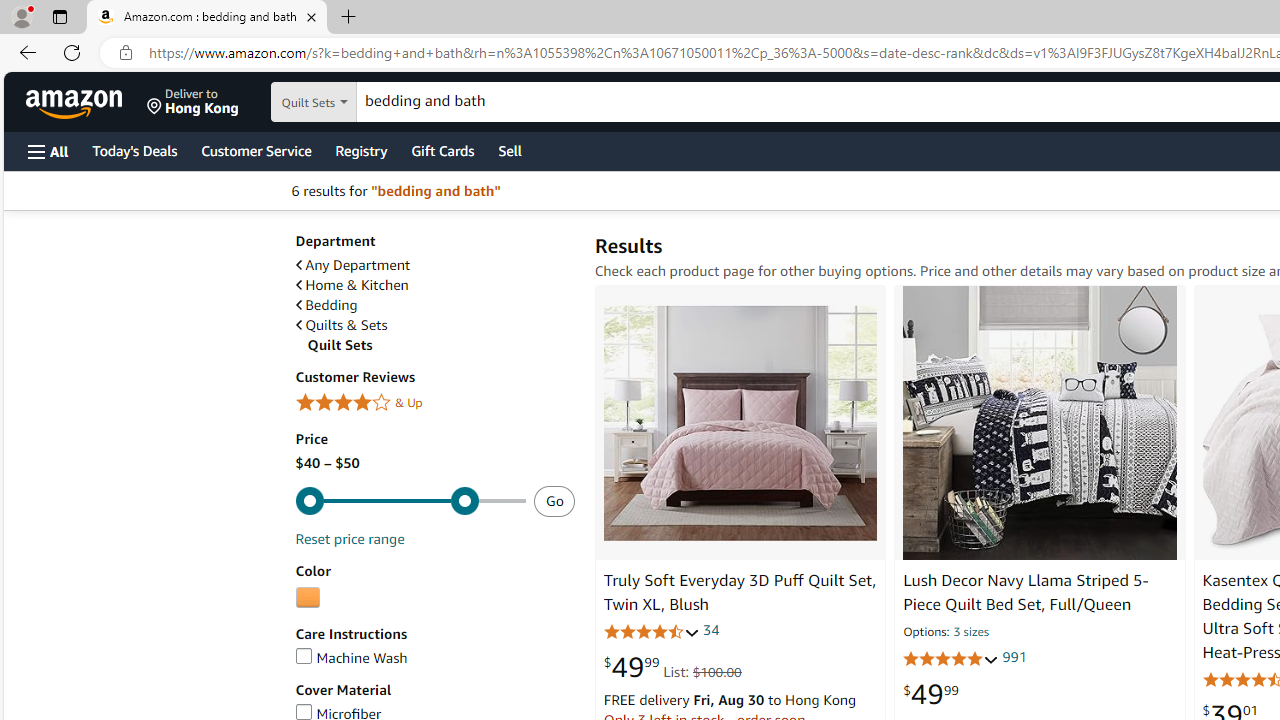  I want to click on 'Home & Kitchen', so click(352, 285).